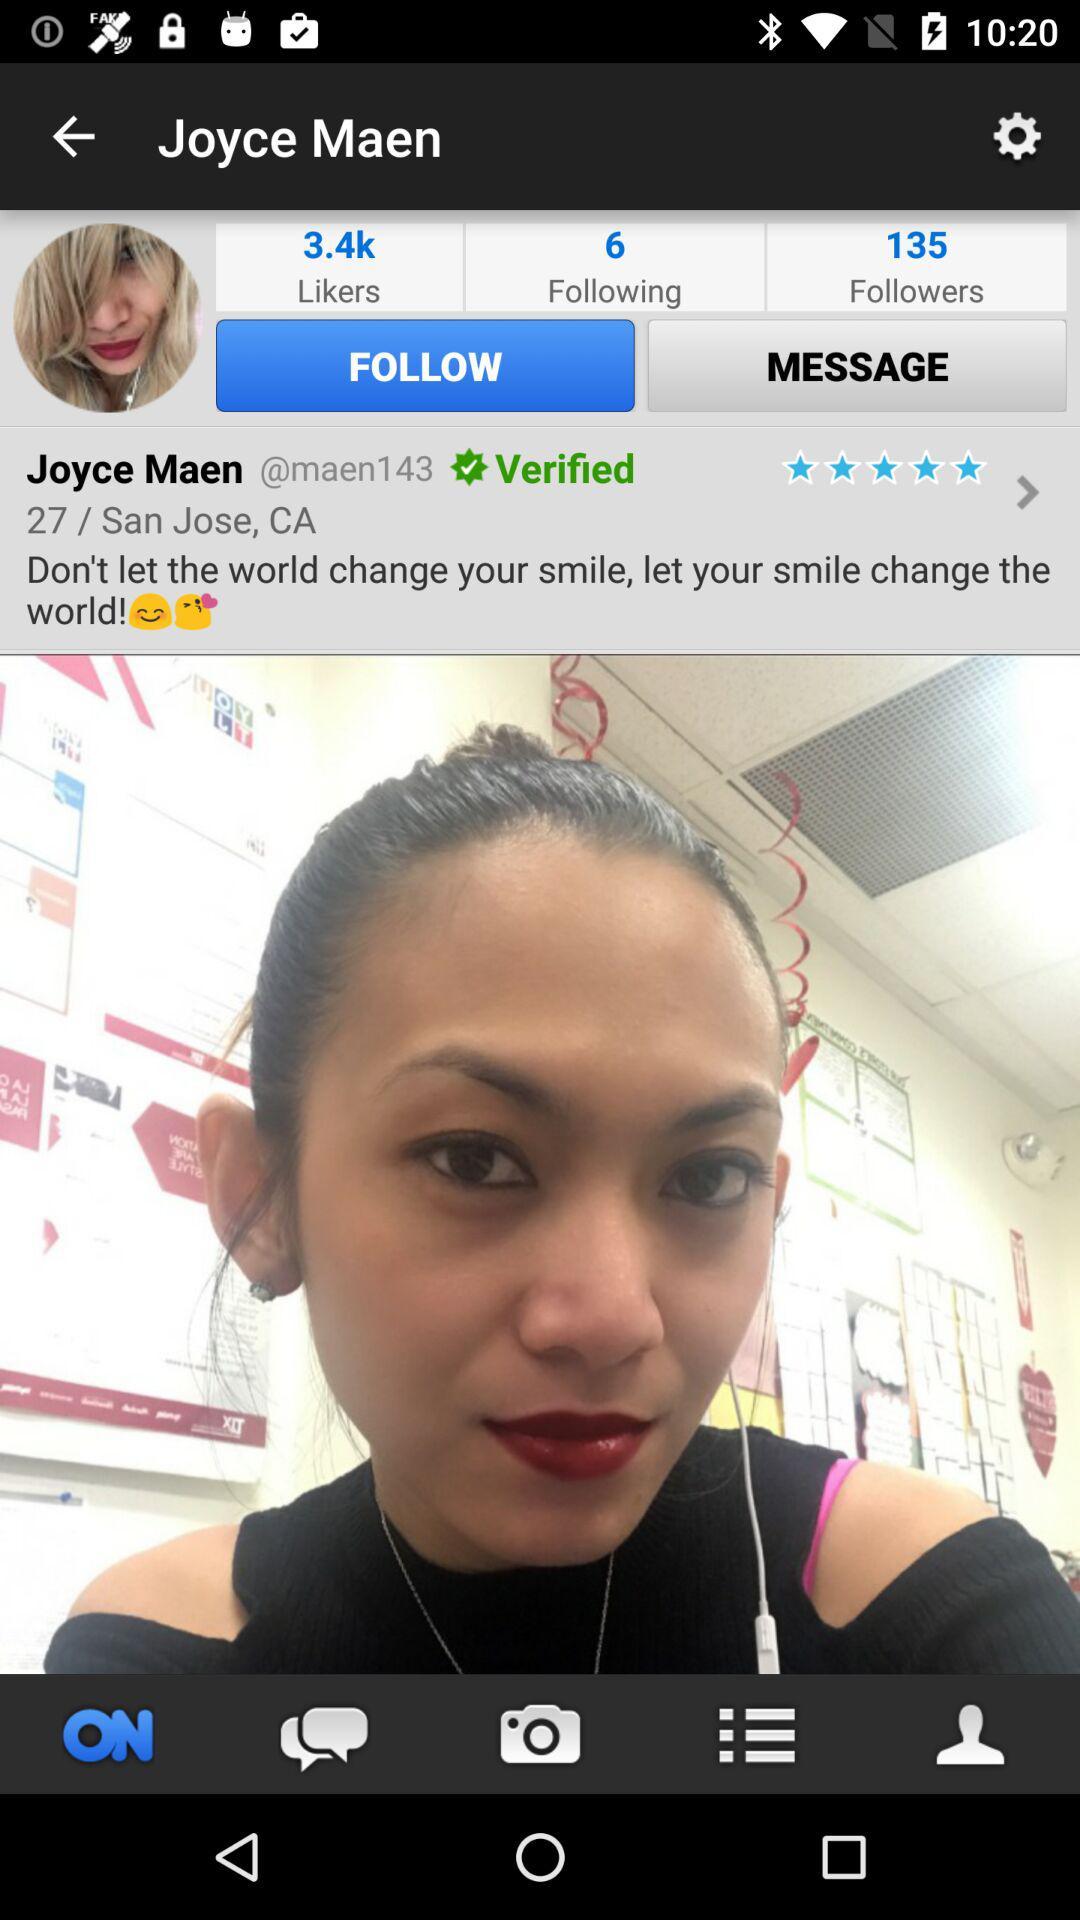  I want to click on profile details, so click(971, 1733).